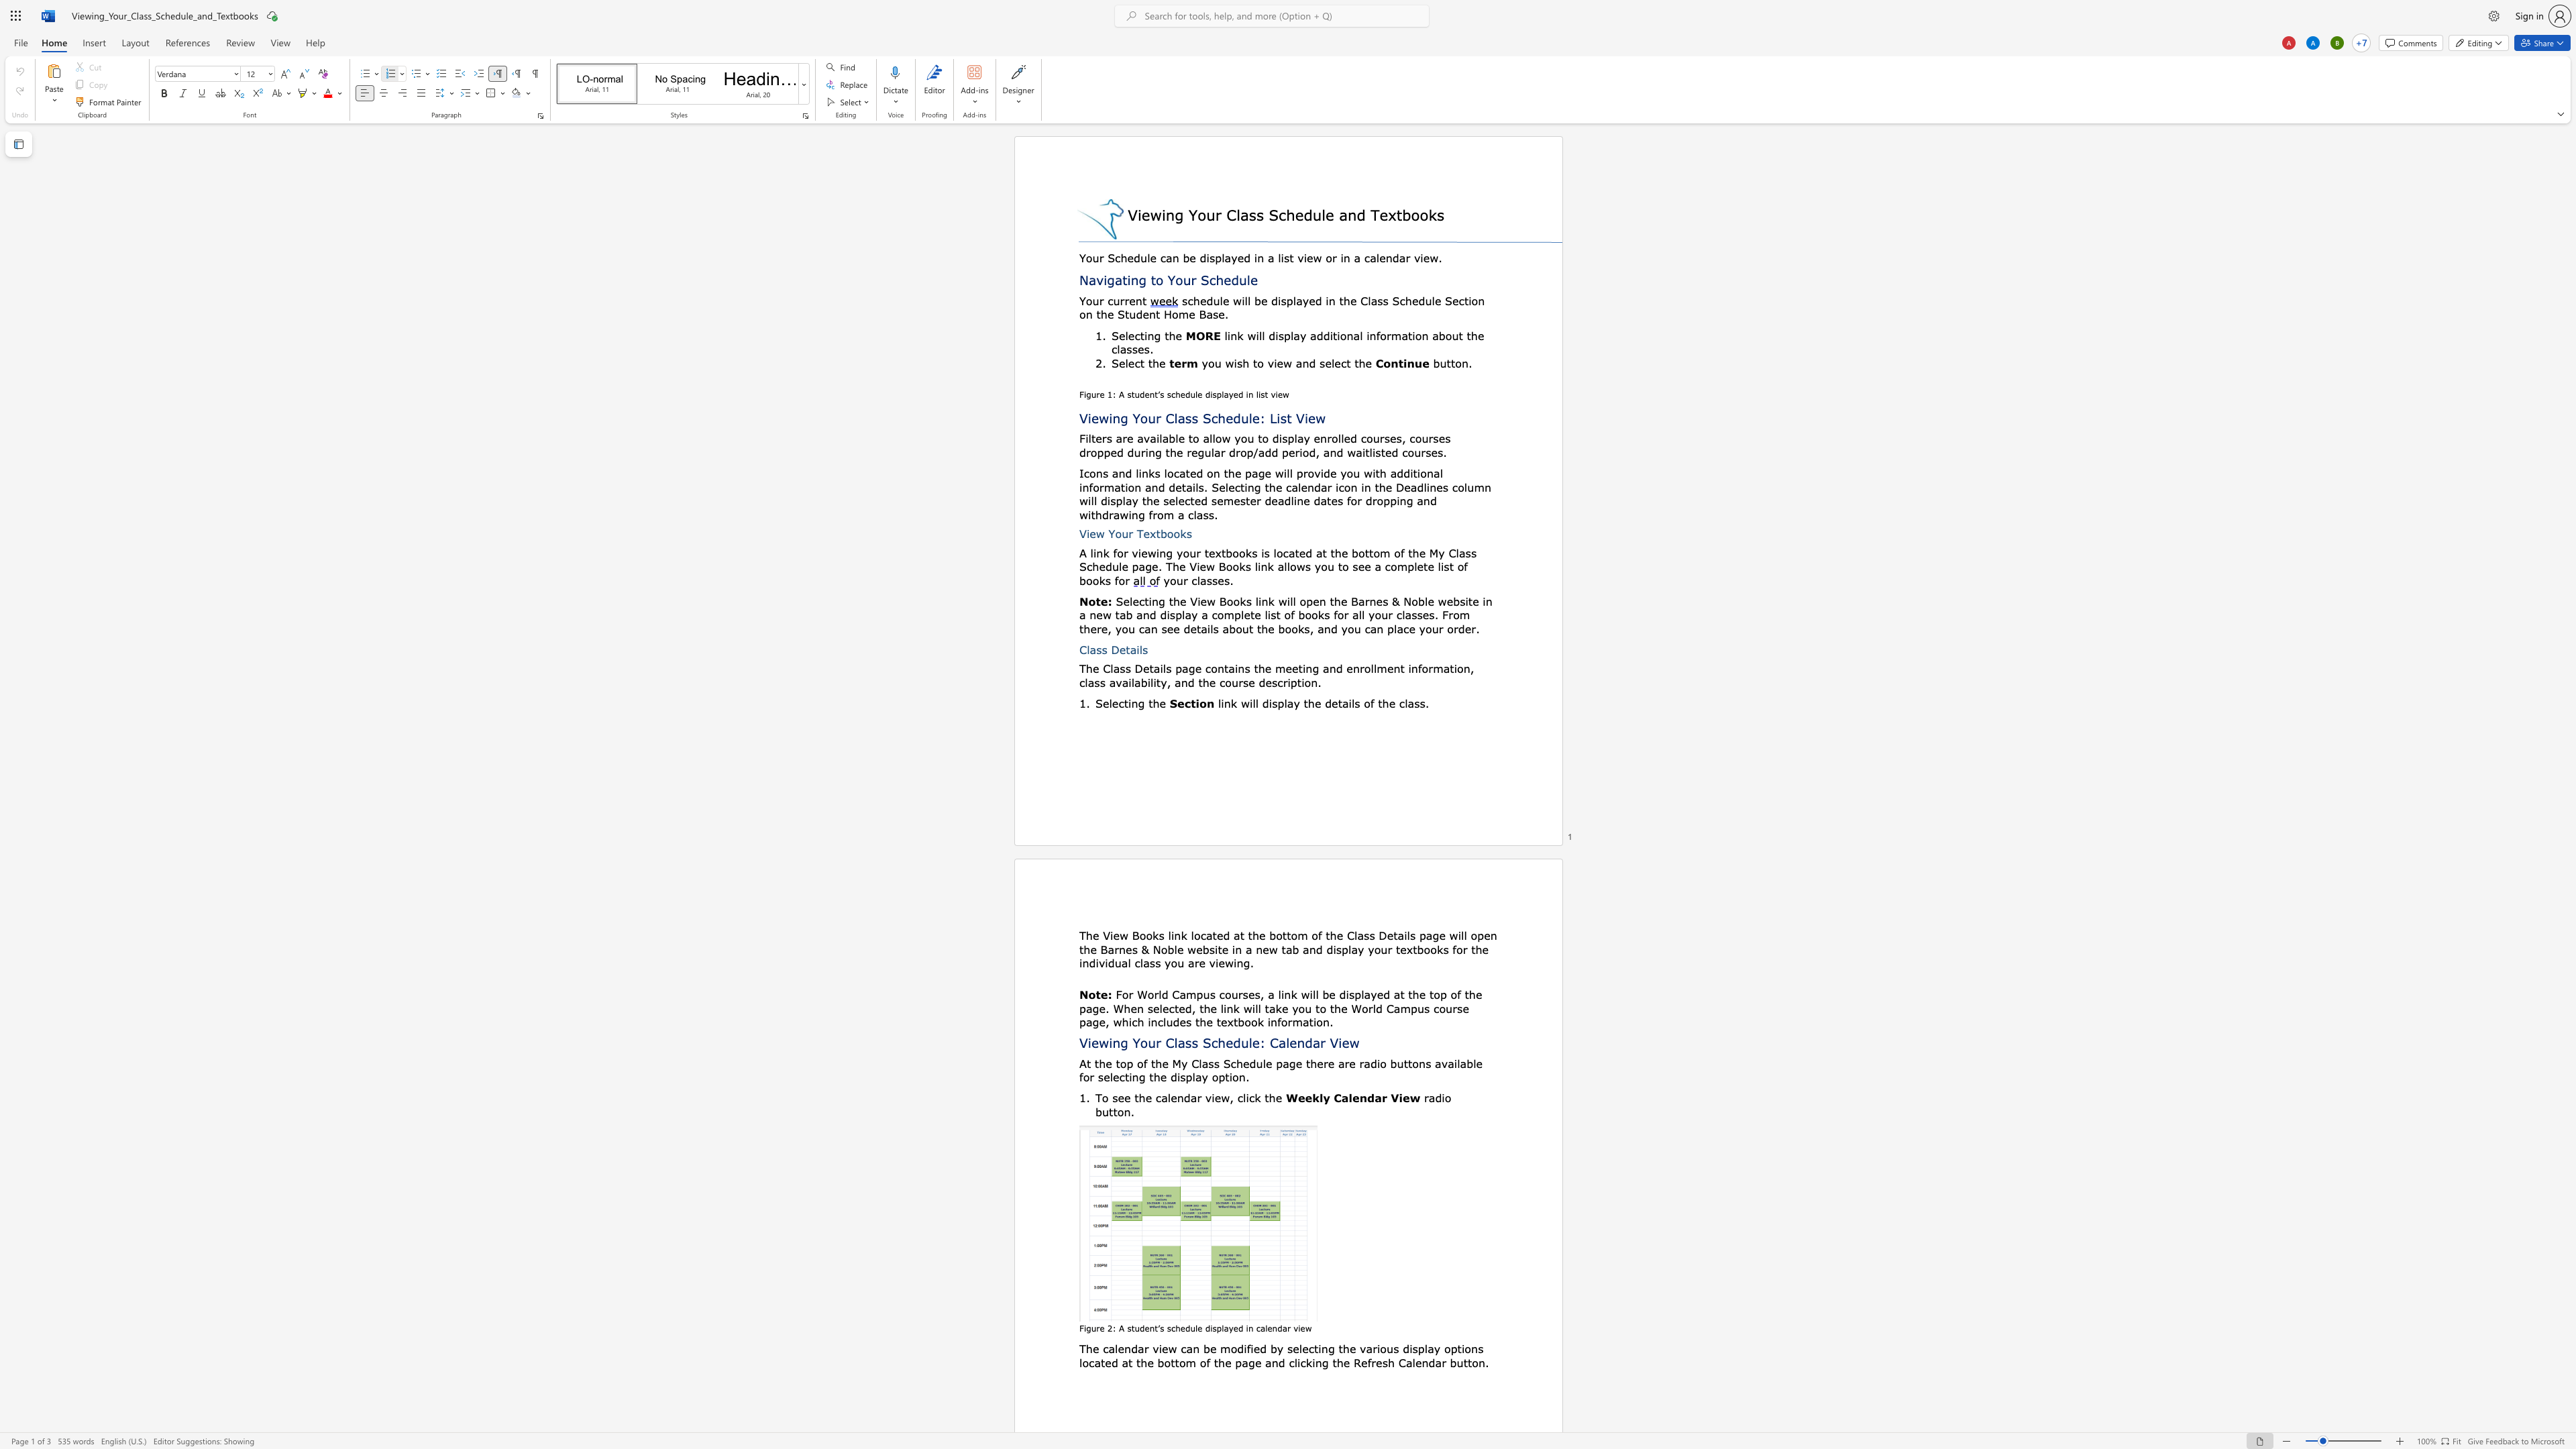  Describe the element at coordinates (1156, 394) in the screenshot. I see `the space between the continuous character "t" and "’" in the text` at that location.